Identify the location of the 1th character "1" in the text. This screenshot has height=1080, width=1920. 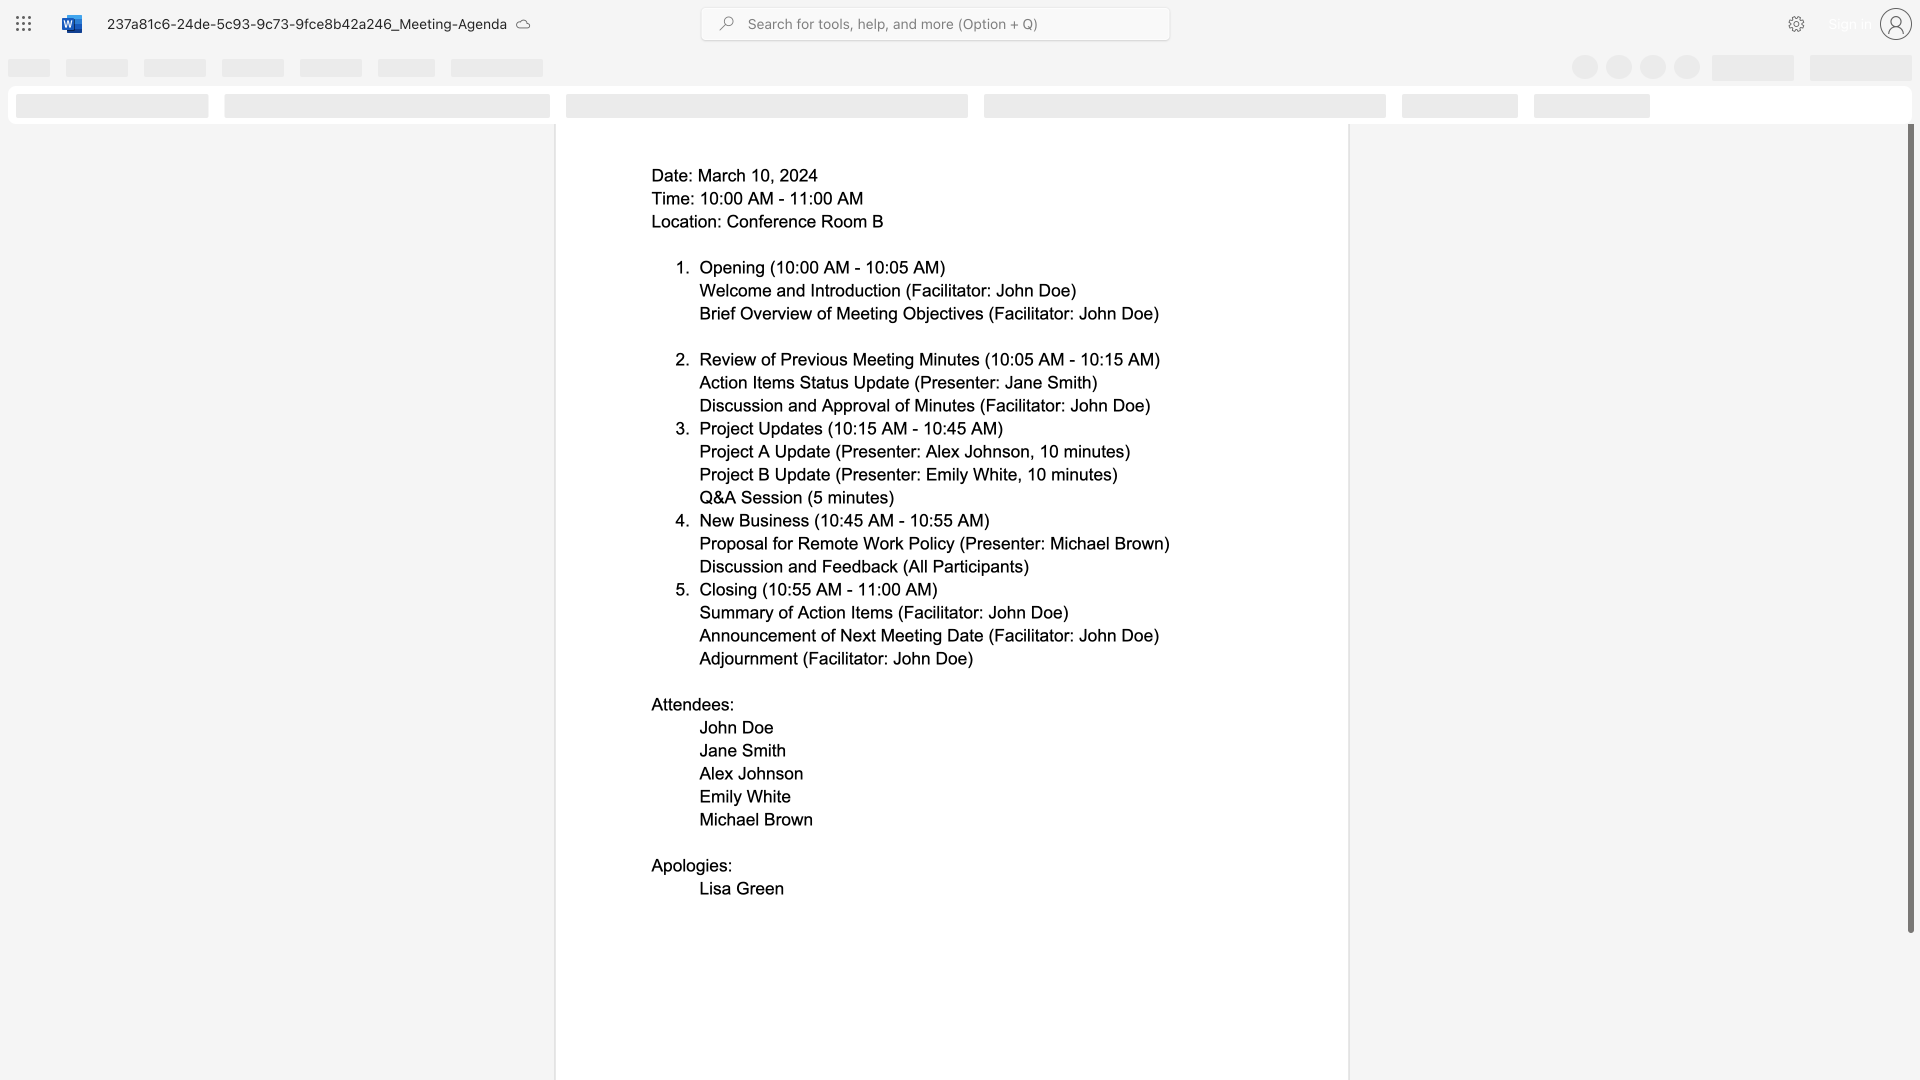
(704, 198).